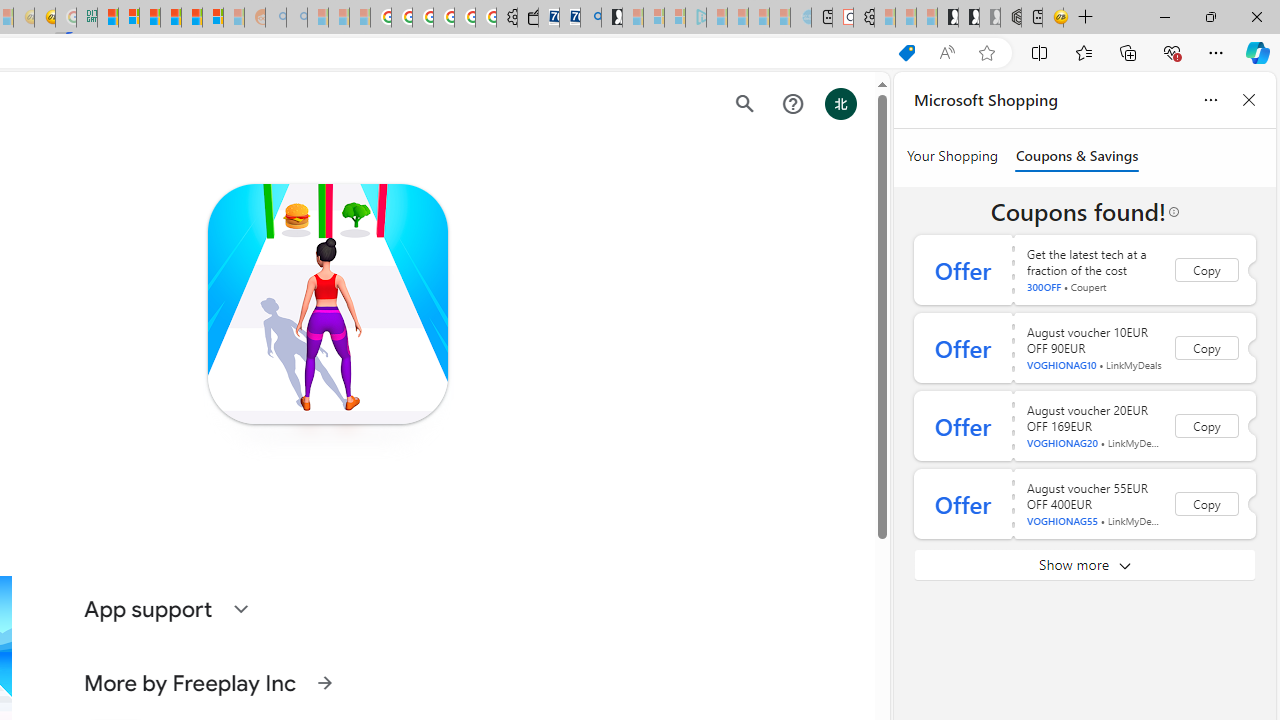  I want to click on 'Microsoft account | Privacy', so click(128, 17).